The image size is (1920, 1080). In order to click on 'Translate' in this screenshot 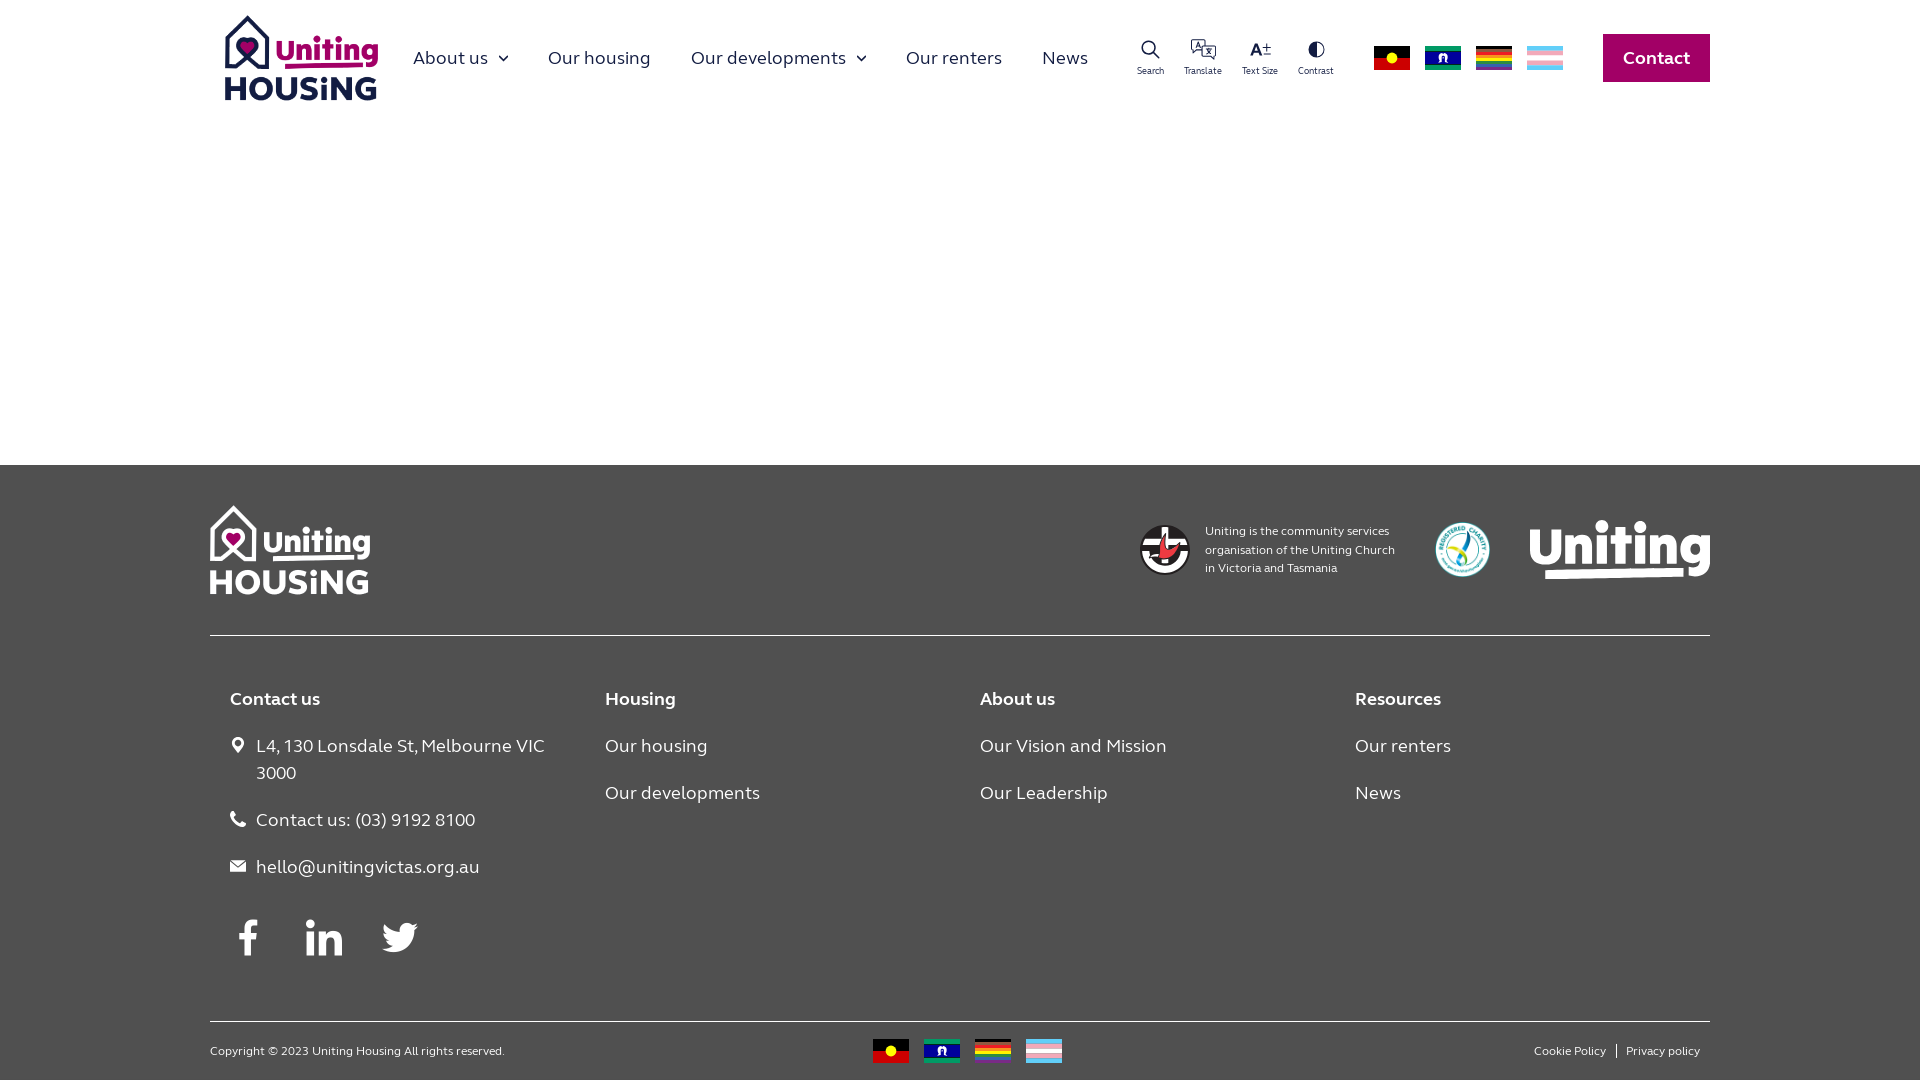, I will do `click(1202, 56)`.